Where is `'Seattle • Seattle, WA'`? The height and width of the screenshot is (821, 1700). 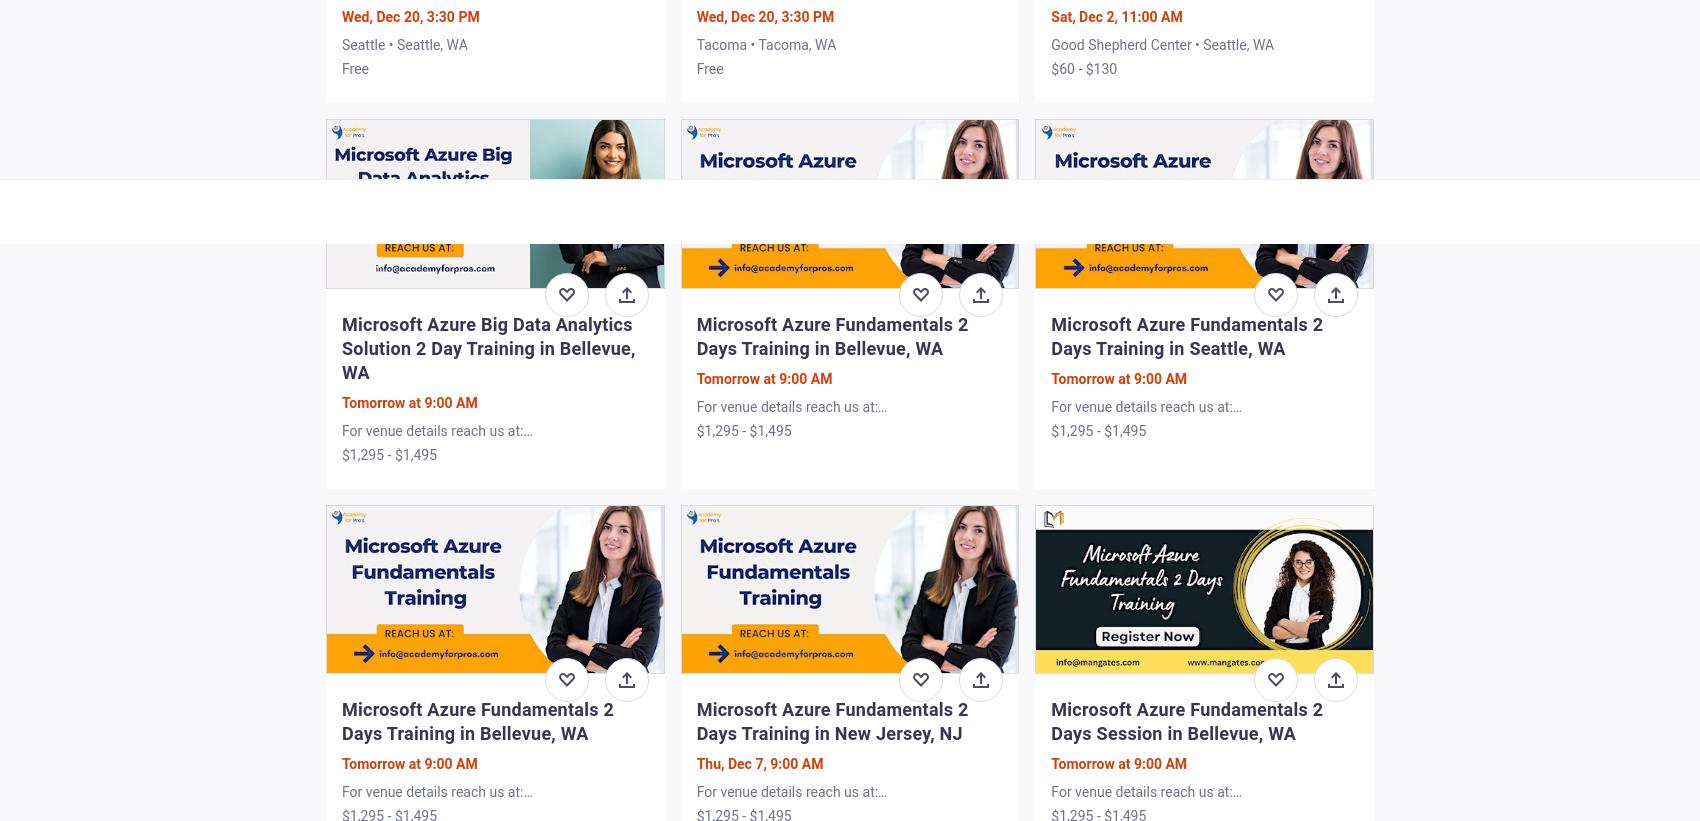 'Seattle • Seattle, WA' is located at coordinates (403, 43).